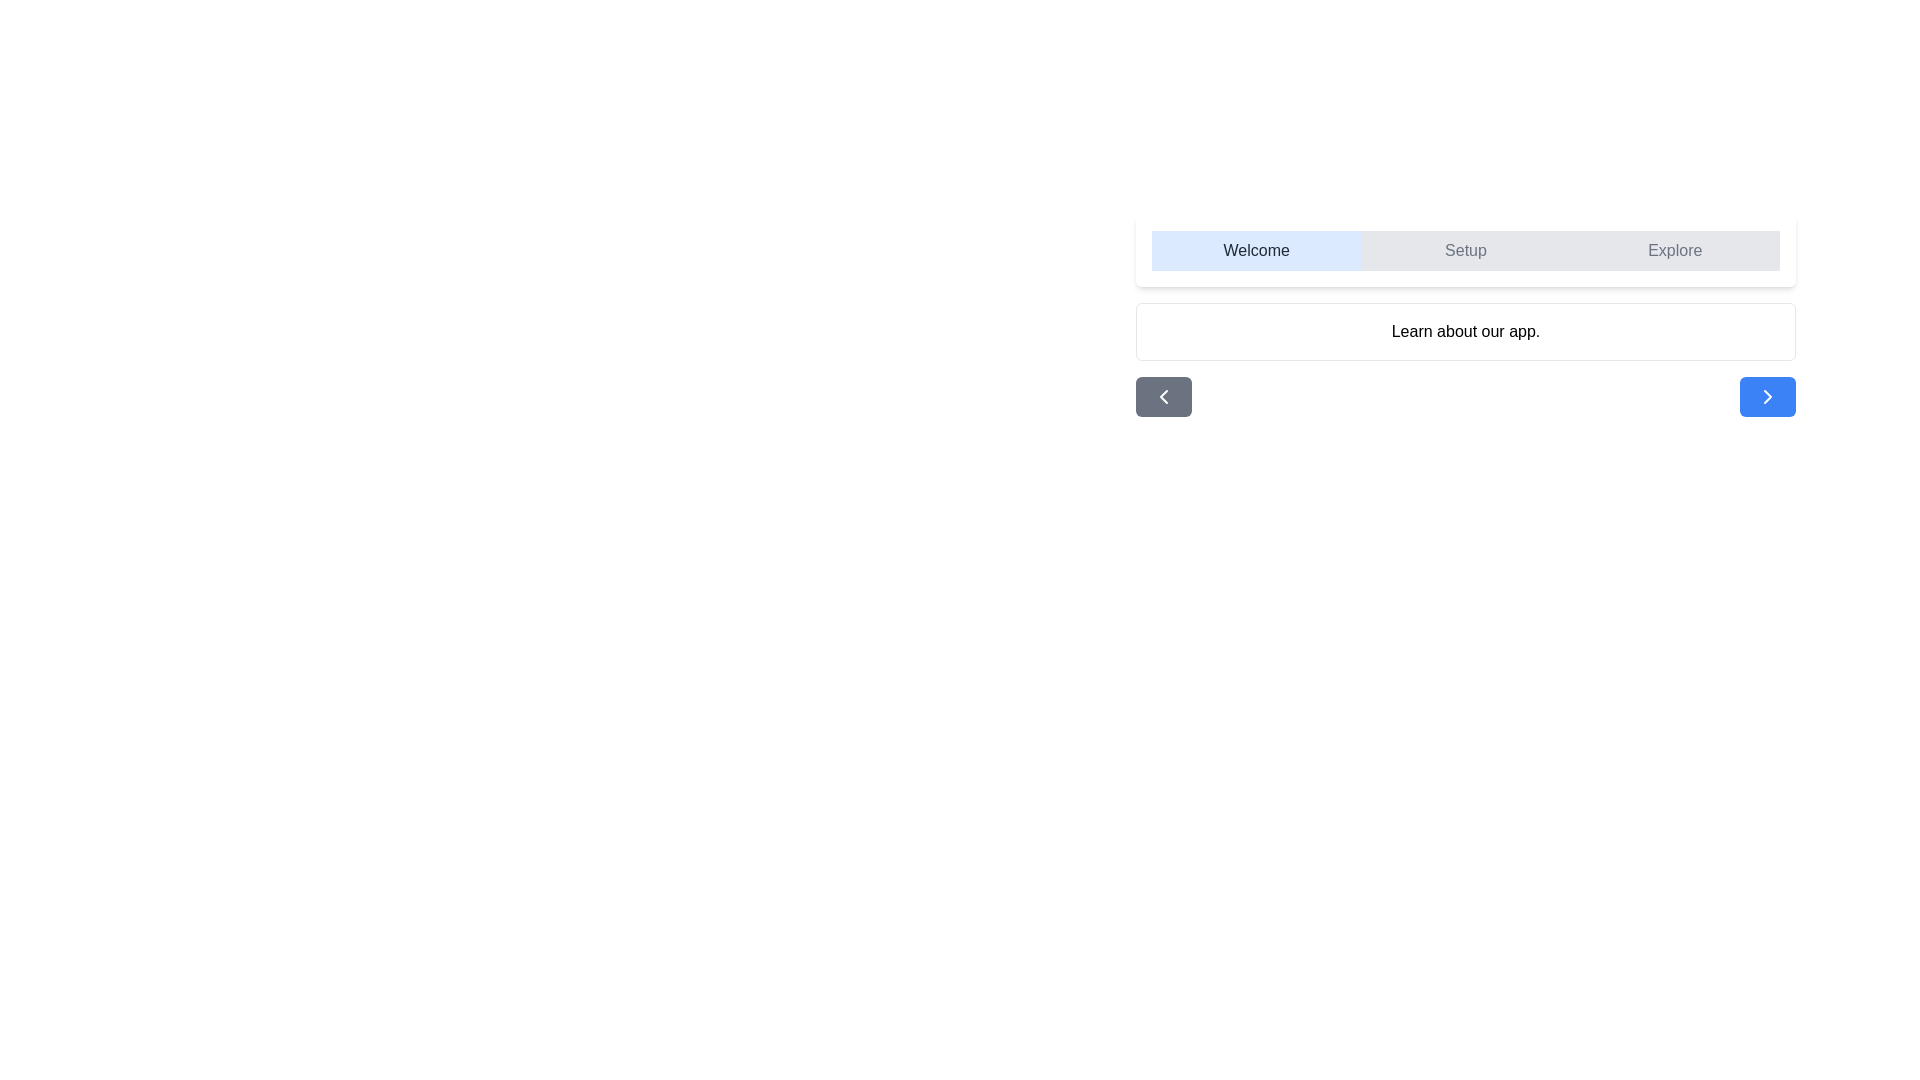 Image resolution: width=1920 pixels, height=1080 pixels. I want to click on the step indicator labeled 'Setup' to navigate to that step, so click(1464, 249).